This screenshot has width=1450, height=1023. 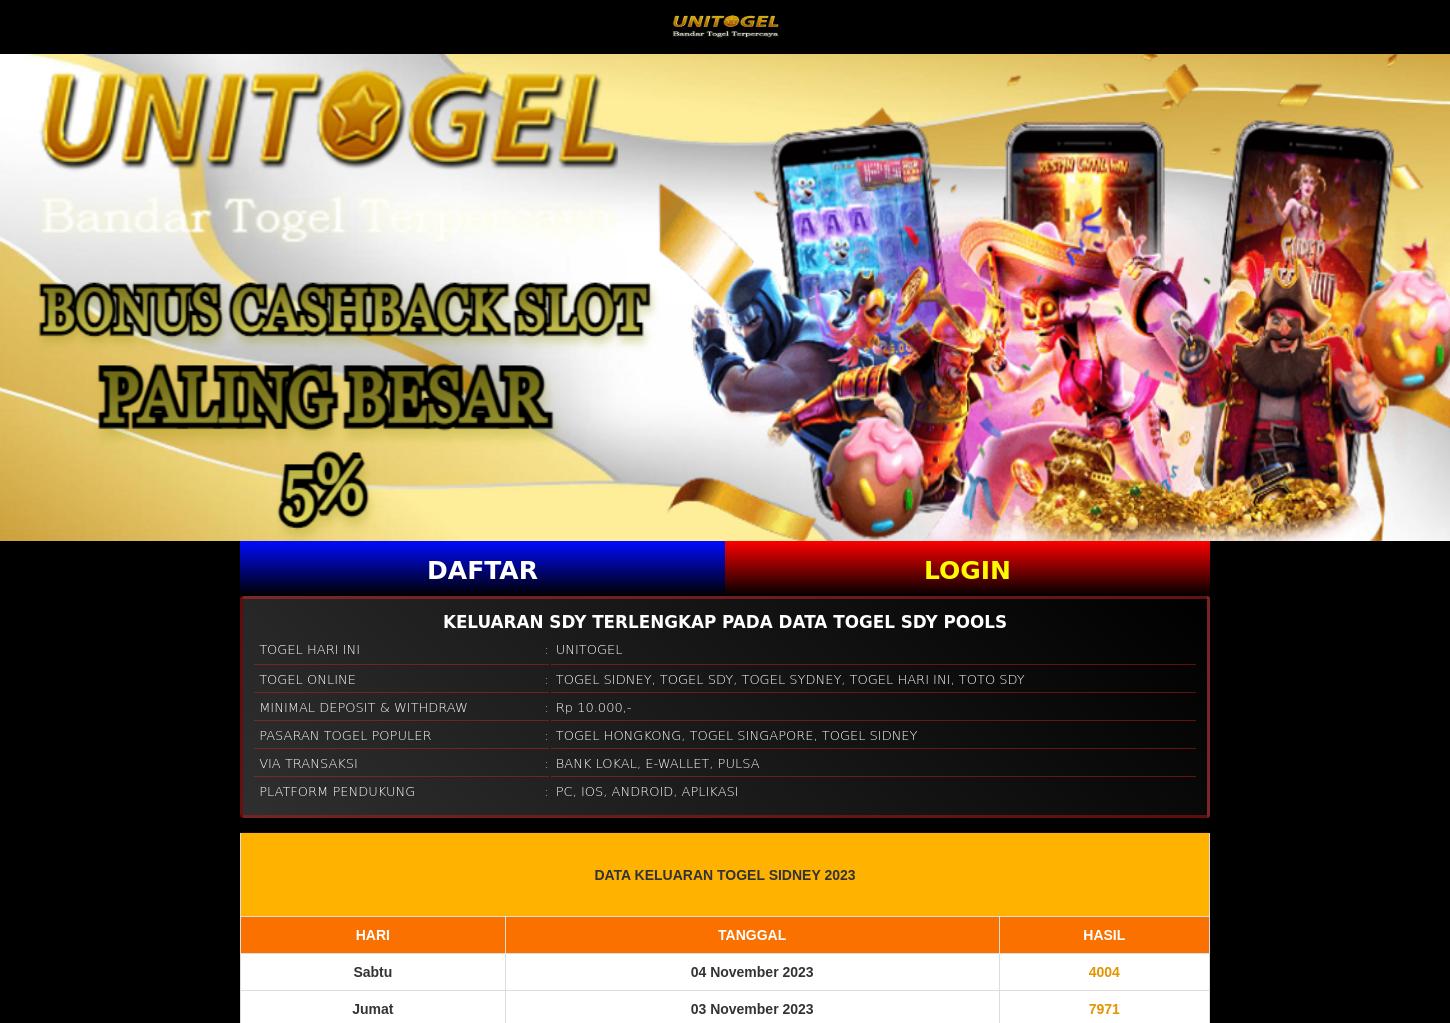 I want to click on 'UNITOGEL', so click(x=555, y=648).